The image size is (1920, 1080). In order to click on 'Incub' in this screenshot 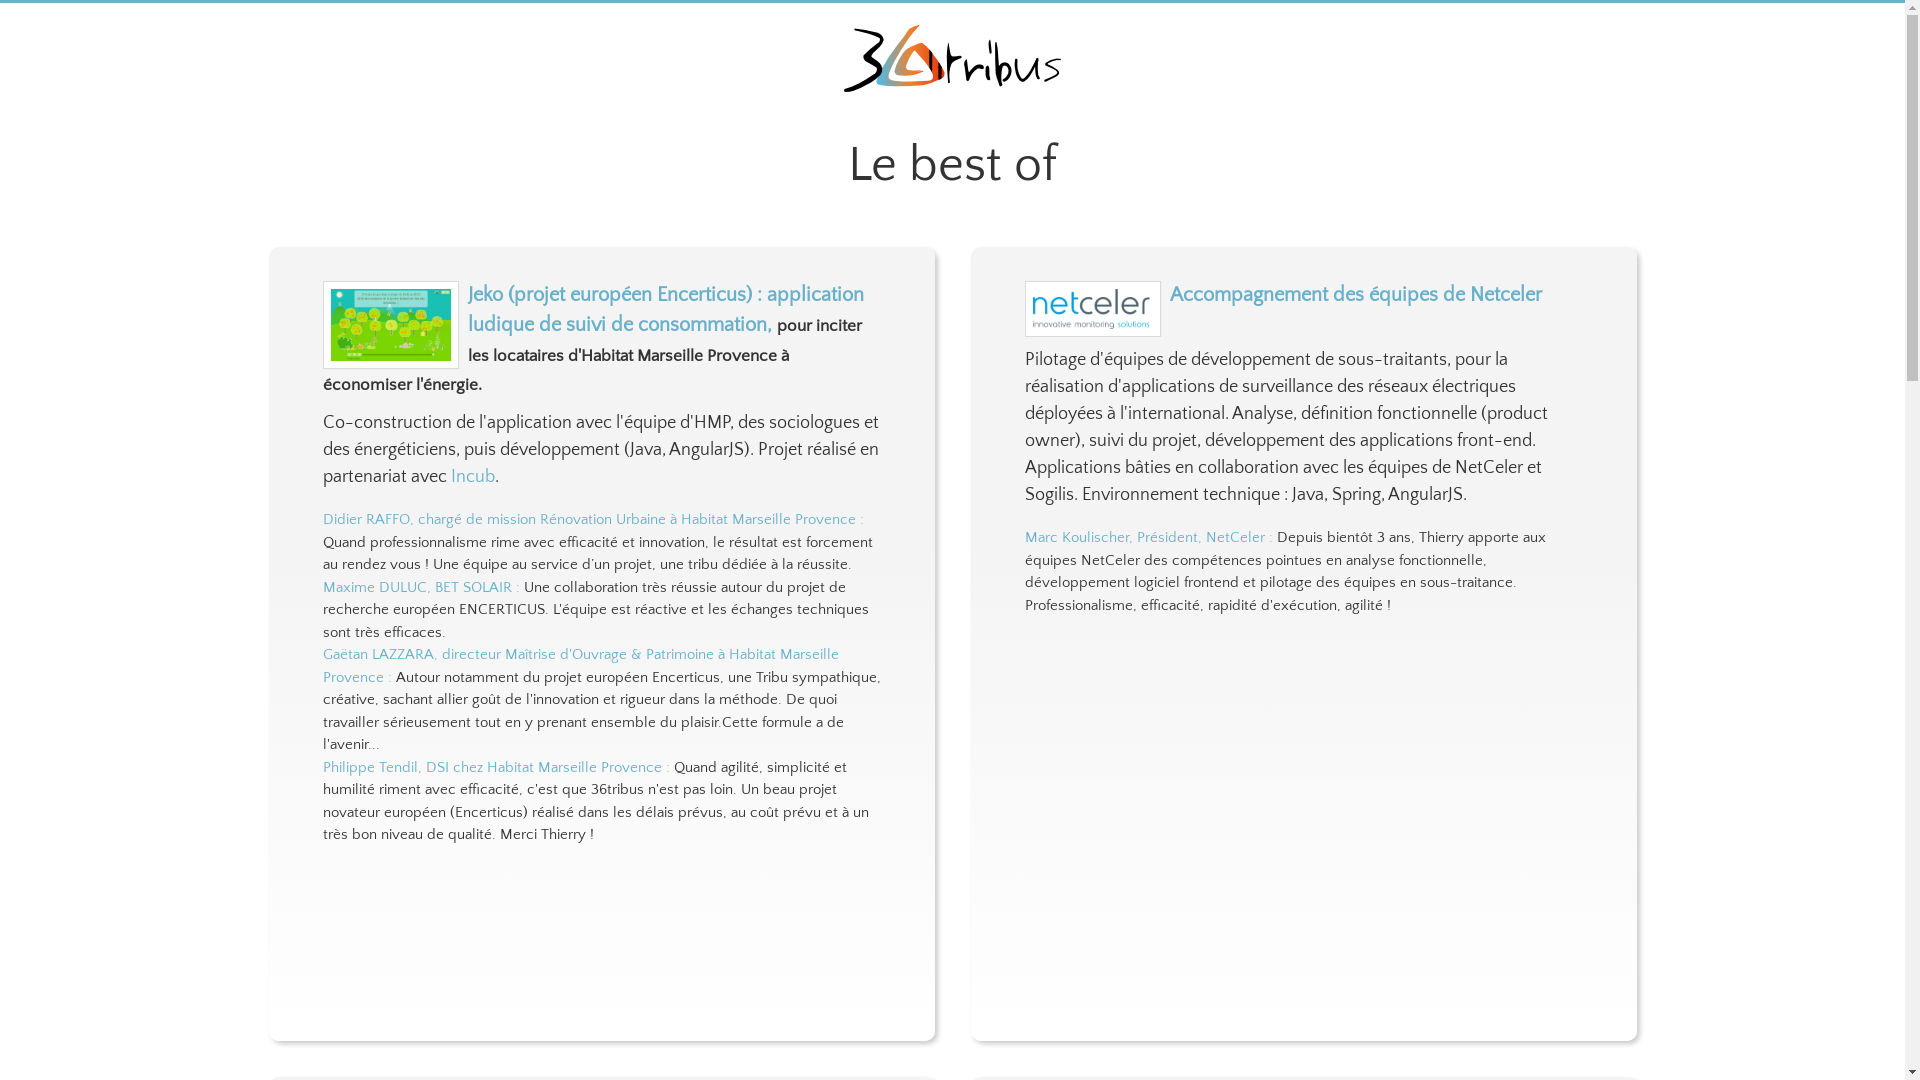, I will do `click(470, 477)`.